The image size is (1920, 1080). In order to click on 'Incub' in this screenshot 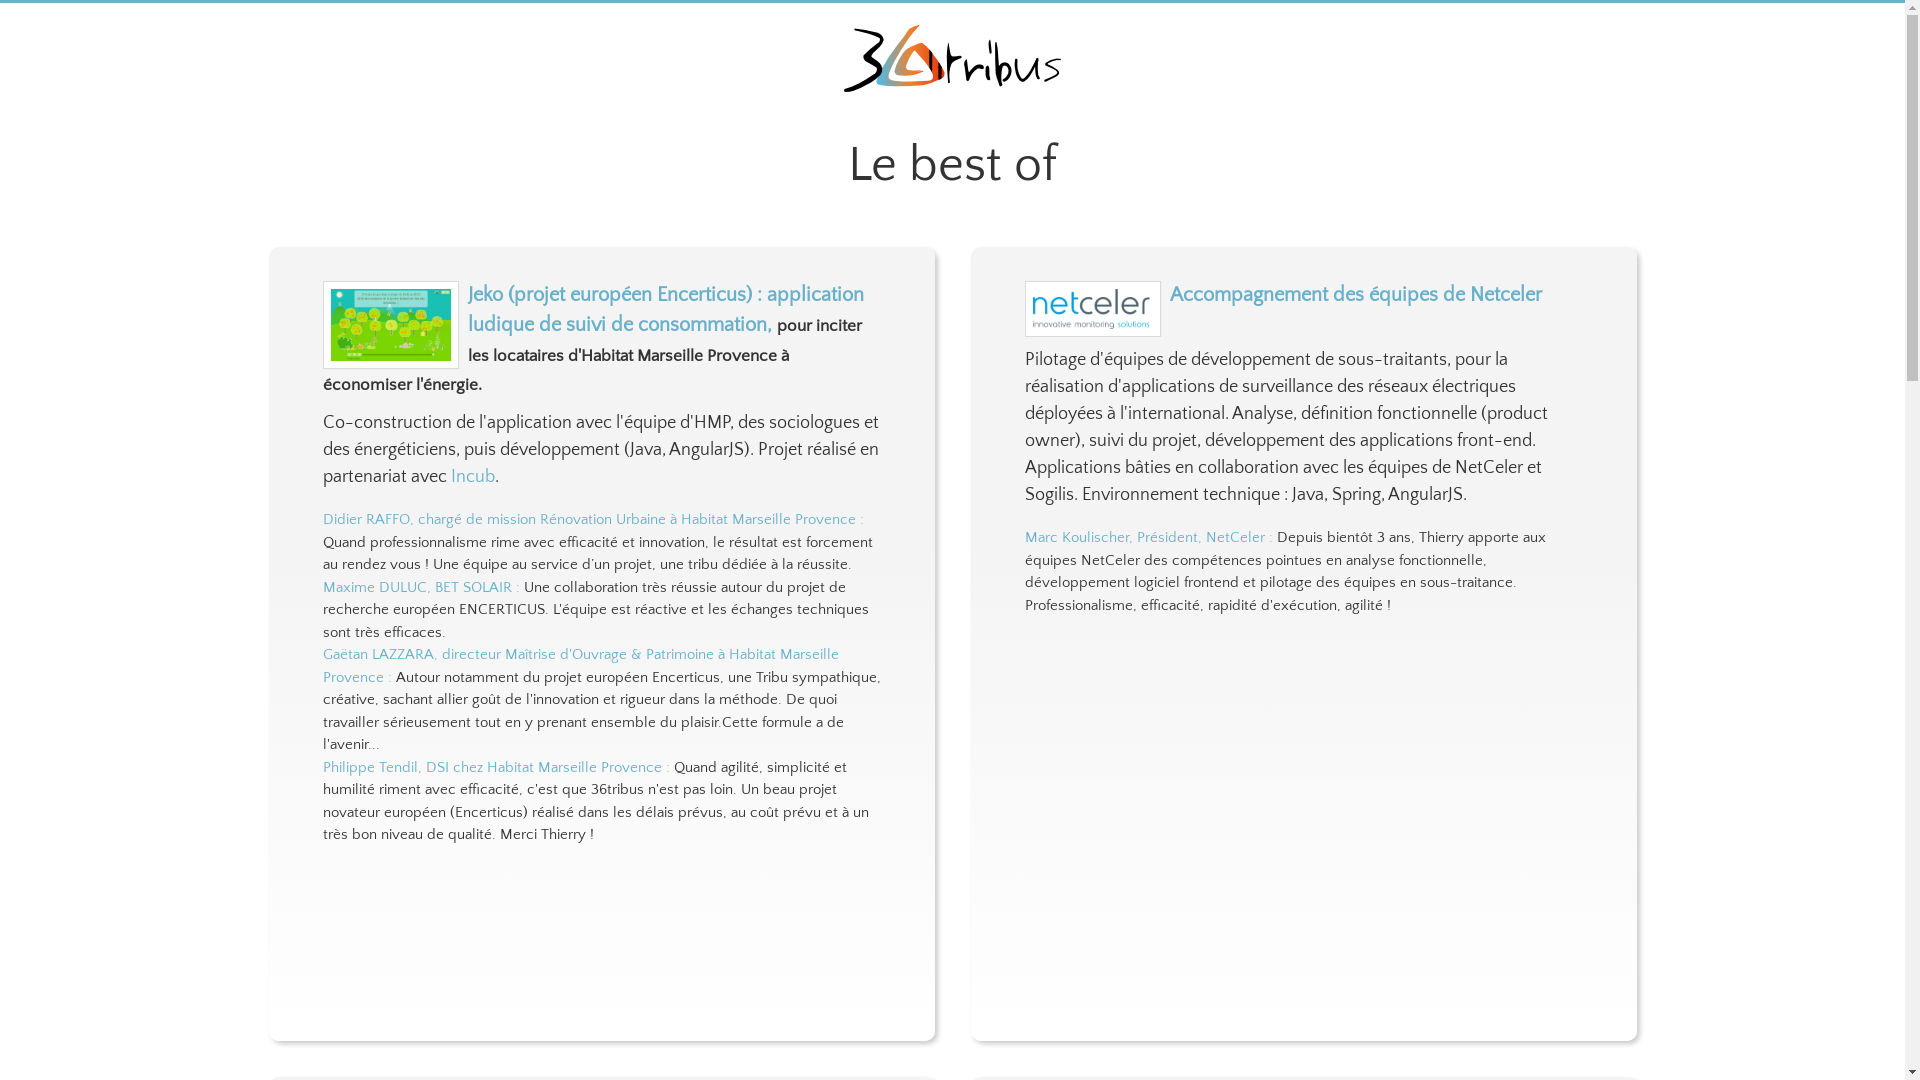, I will do `click(470, 477)`.